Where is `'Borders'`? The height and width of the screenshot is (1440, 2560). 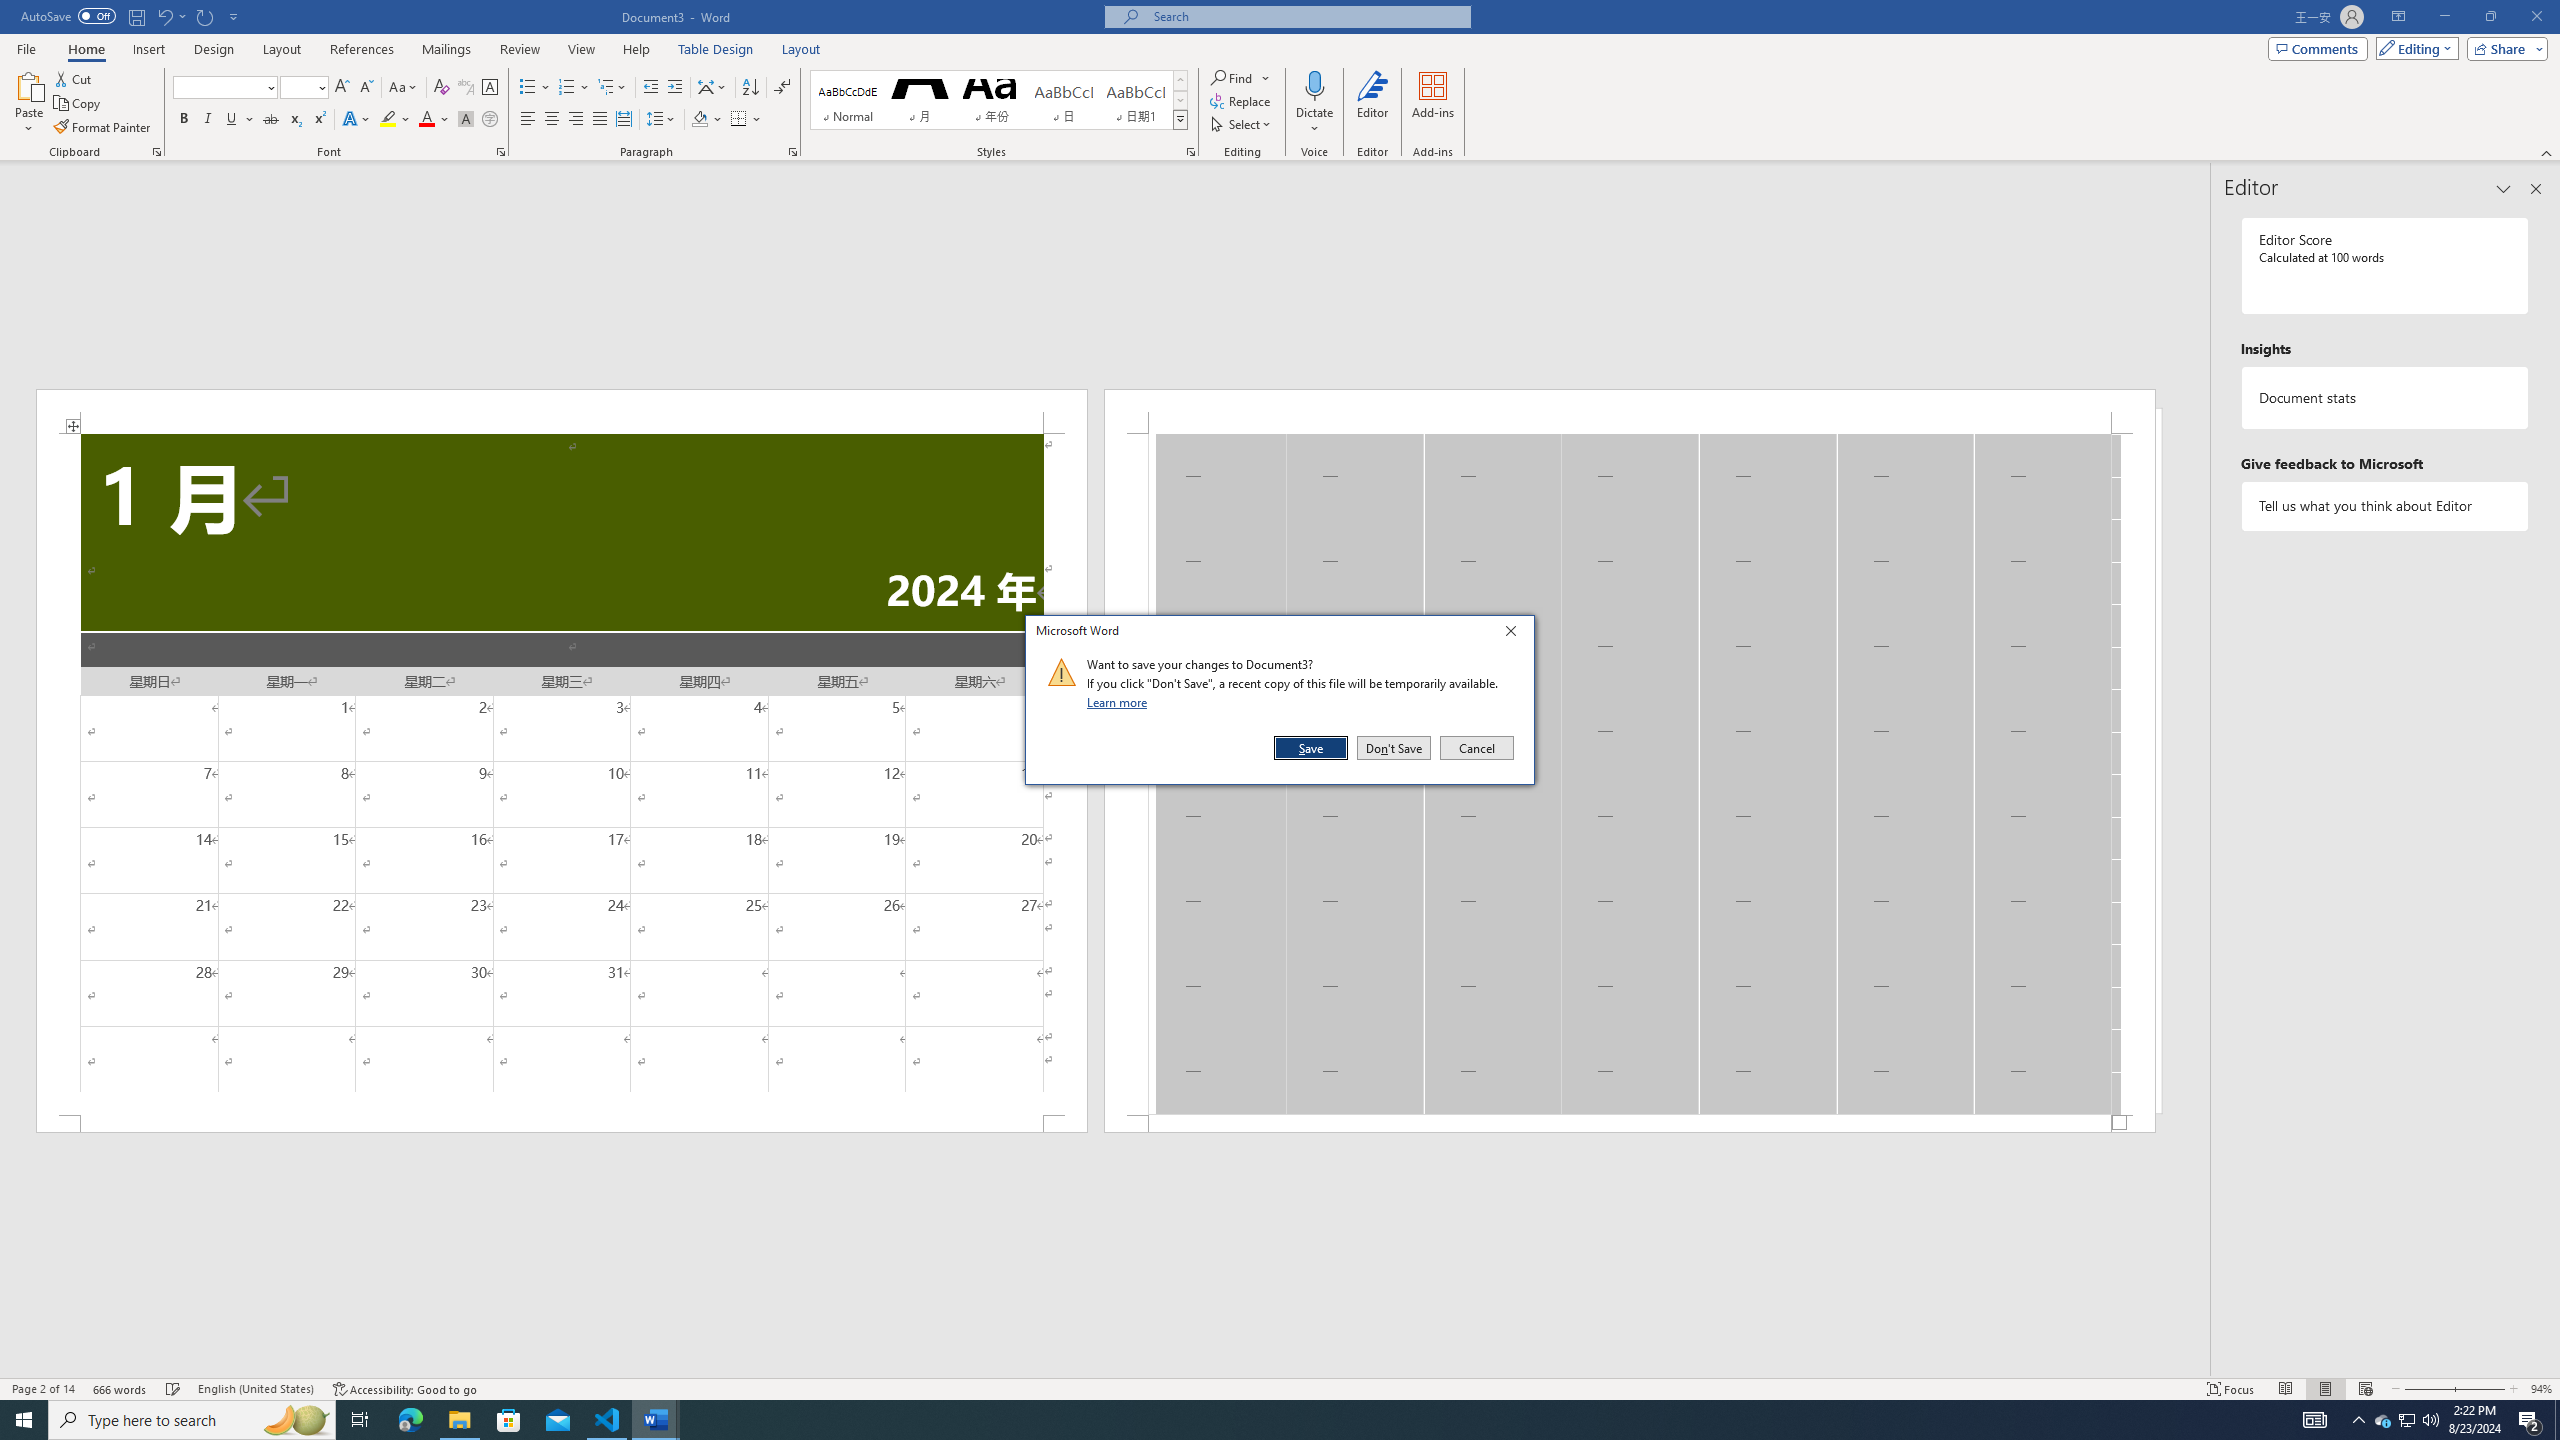
'Borders' is located at coordinates (745, 118).